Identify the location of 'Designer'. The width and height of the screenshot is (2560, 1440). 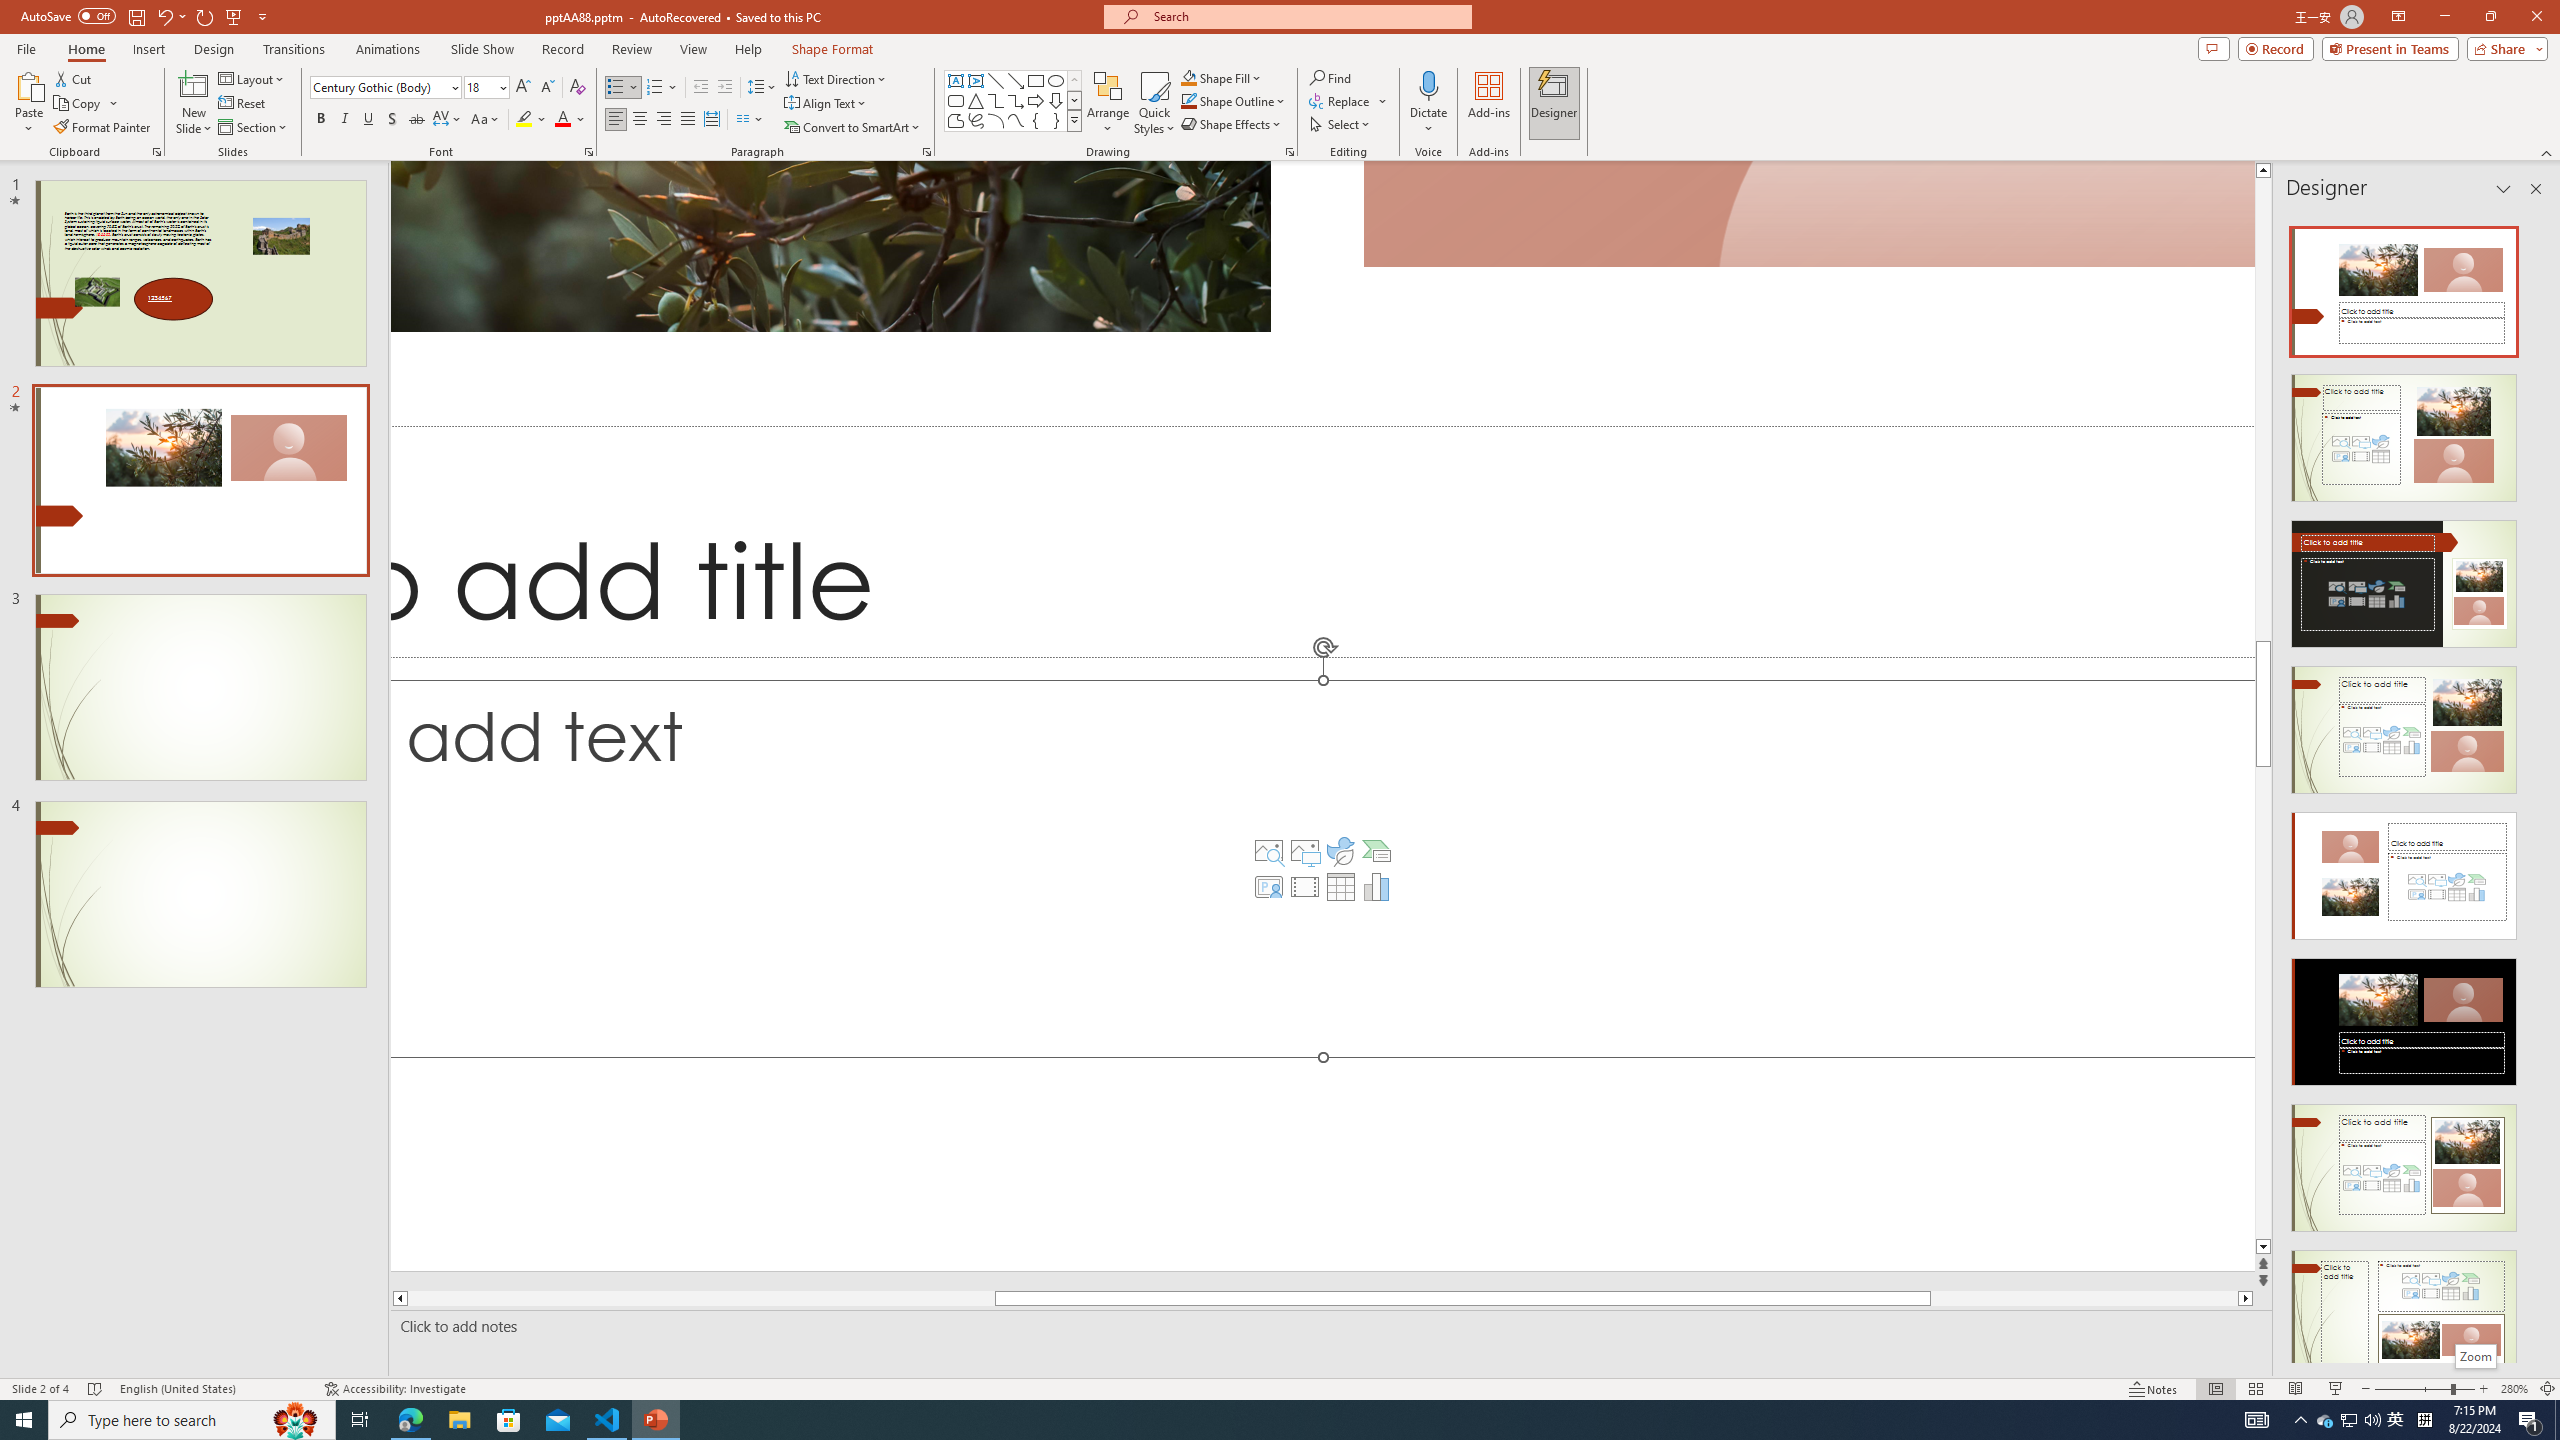
(1553, 103).